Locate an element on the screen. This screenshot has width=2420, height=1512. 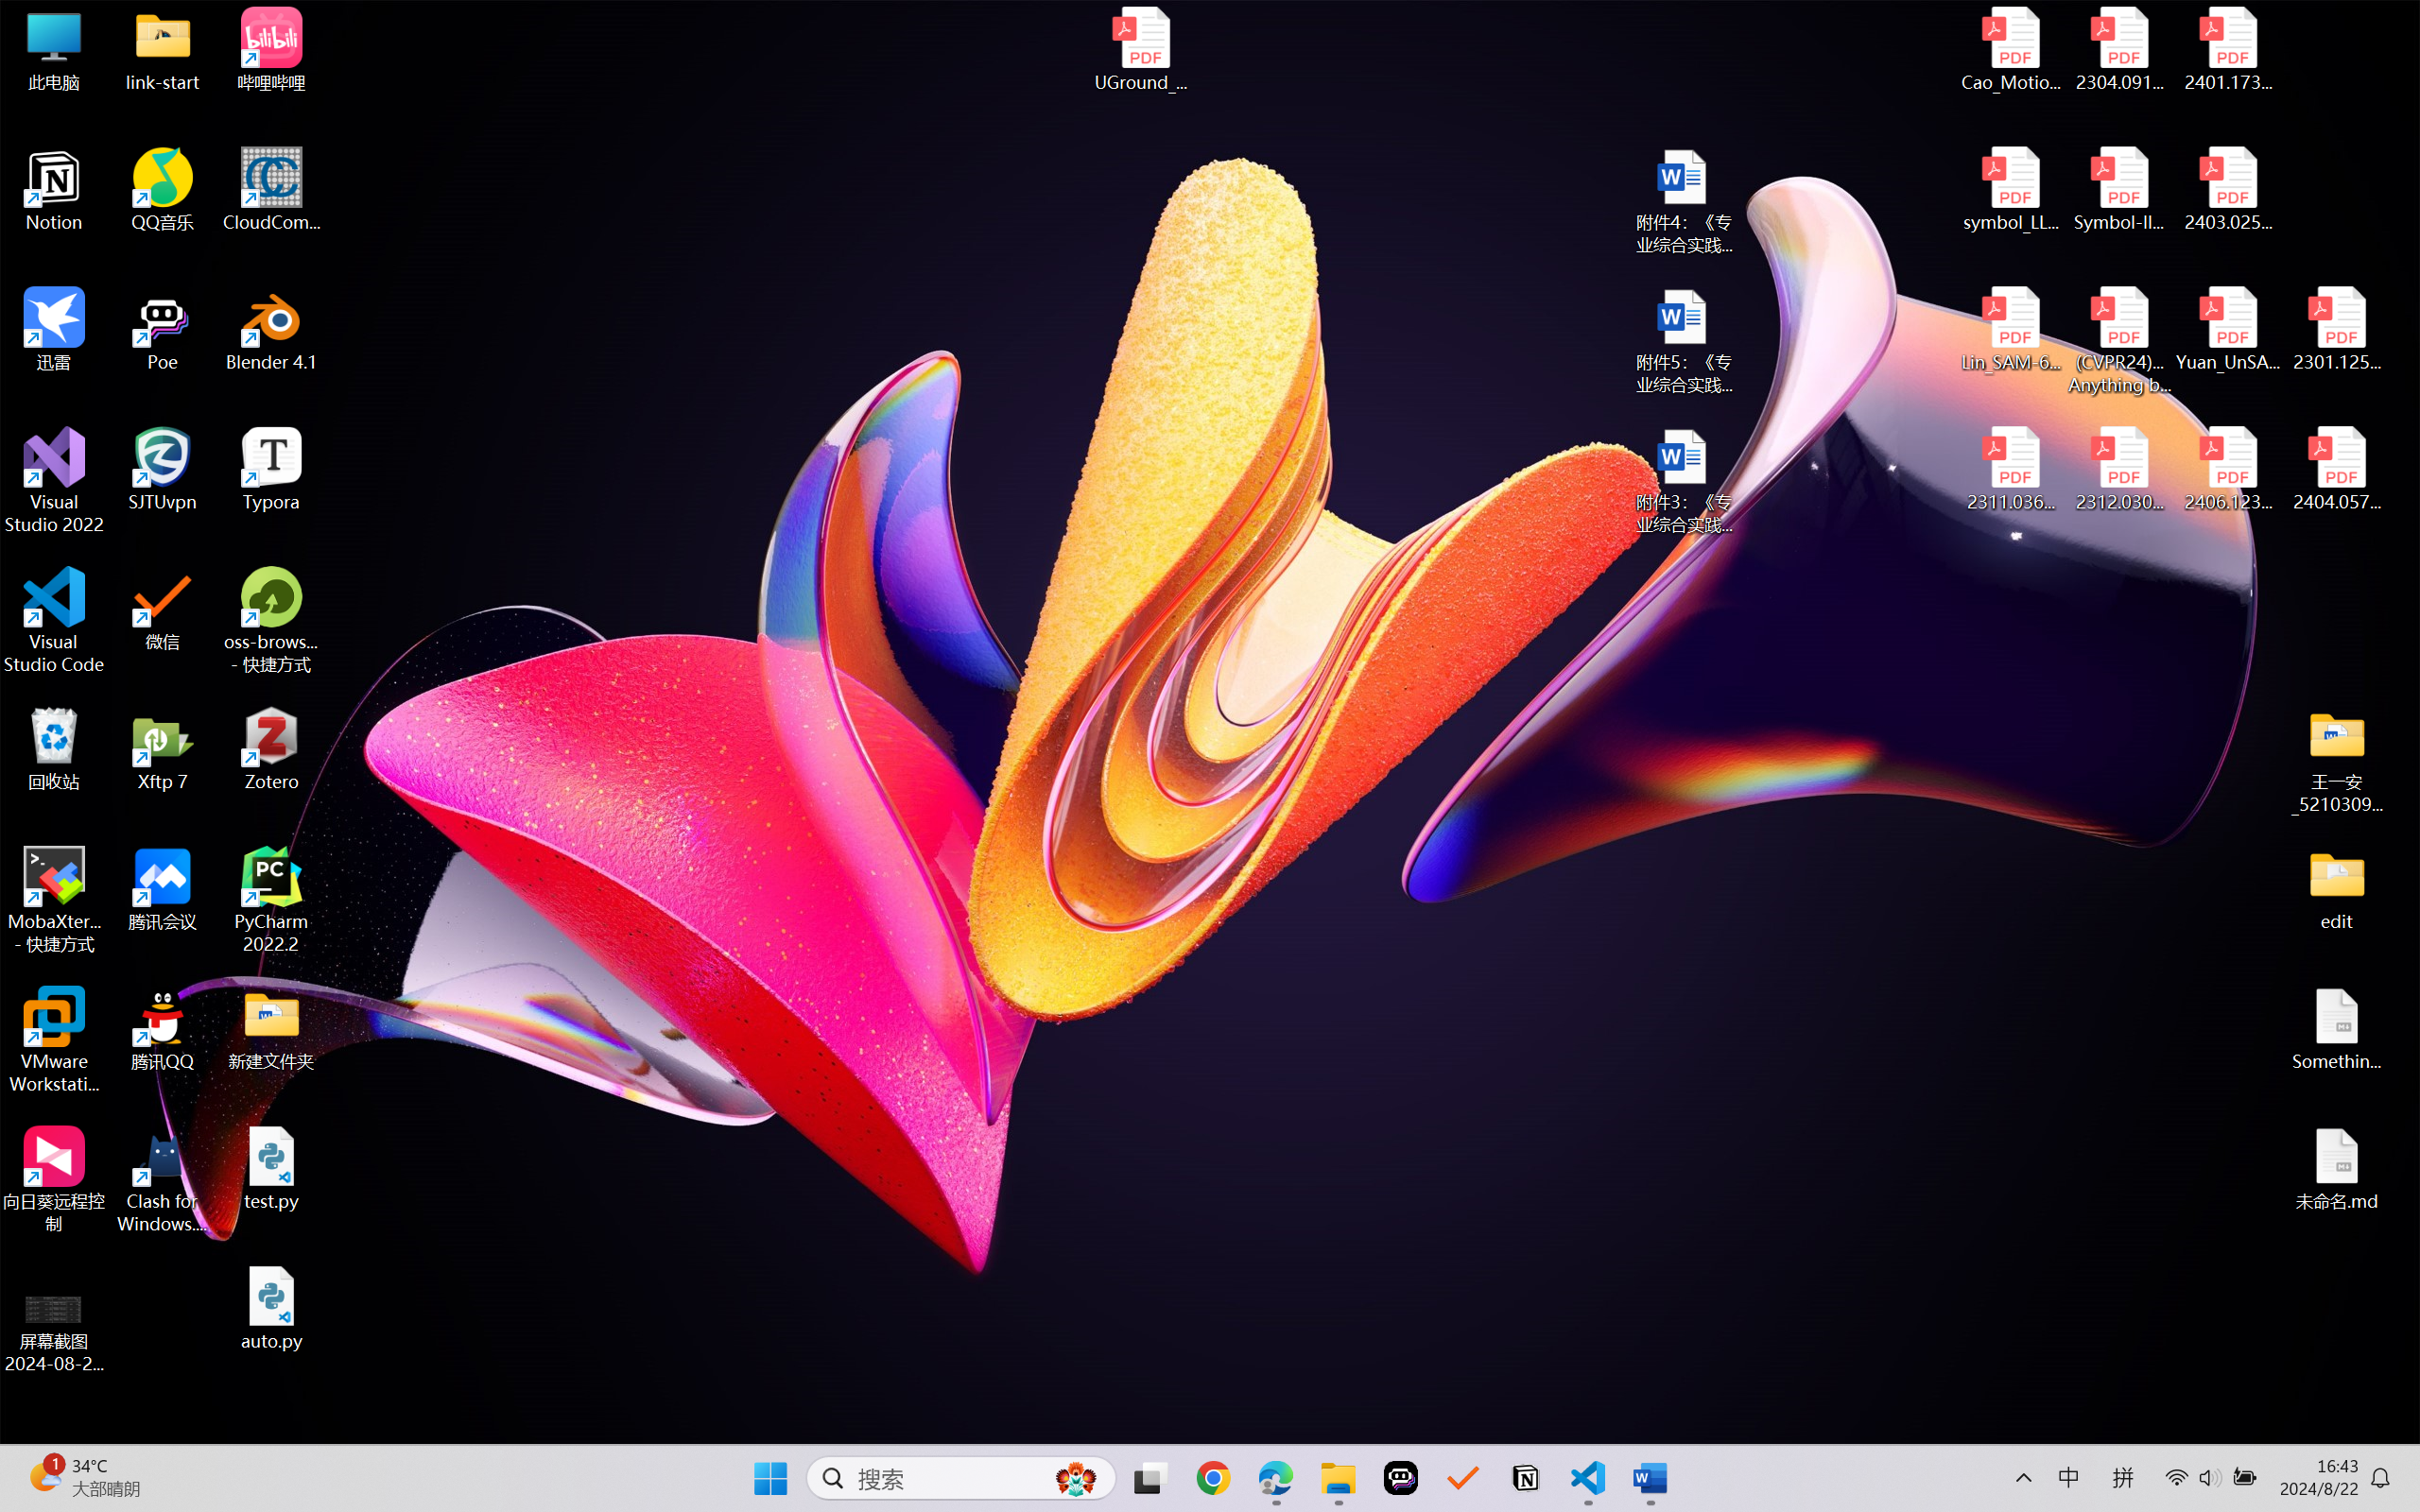
'(CVPR24)Matching Anything by Segmenting Anything.pdf' is located at coordinates (2118, 340).